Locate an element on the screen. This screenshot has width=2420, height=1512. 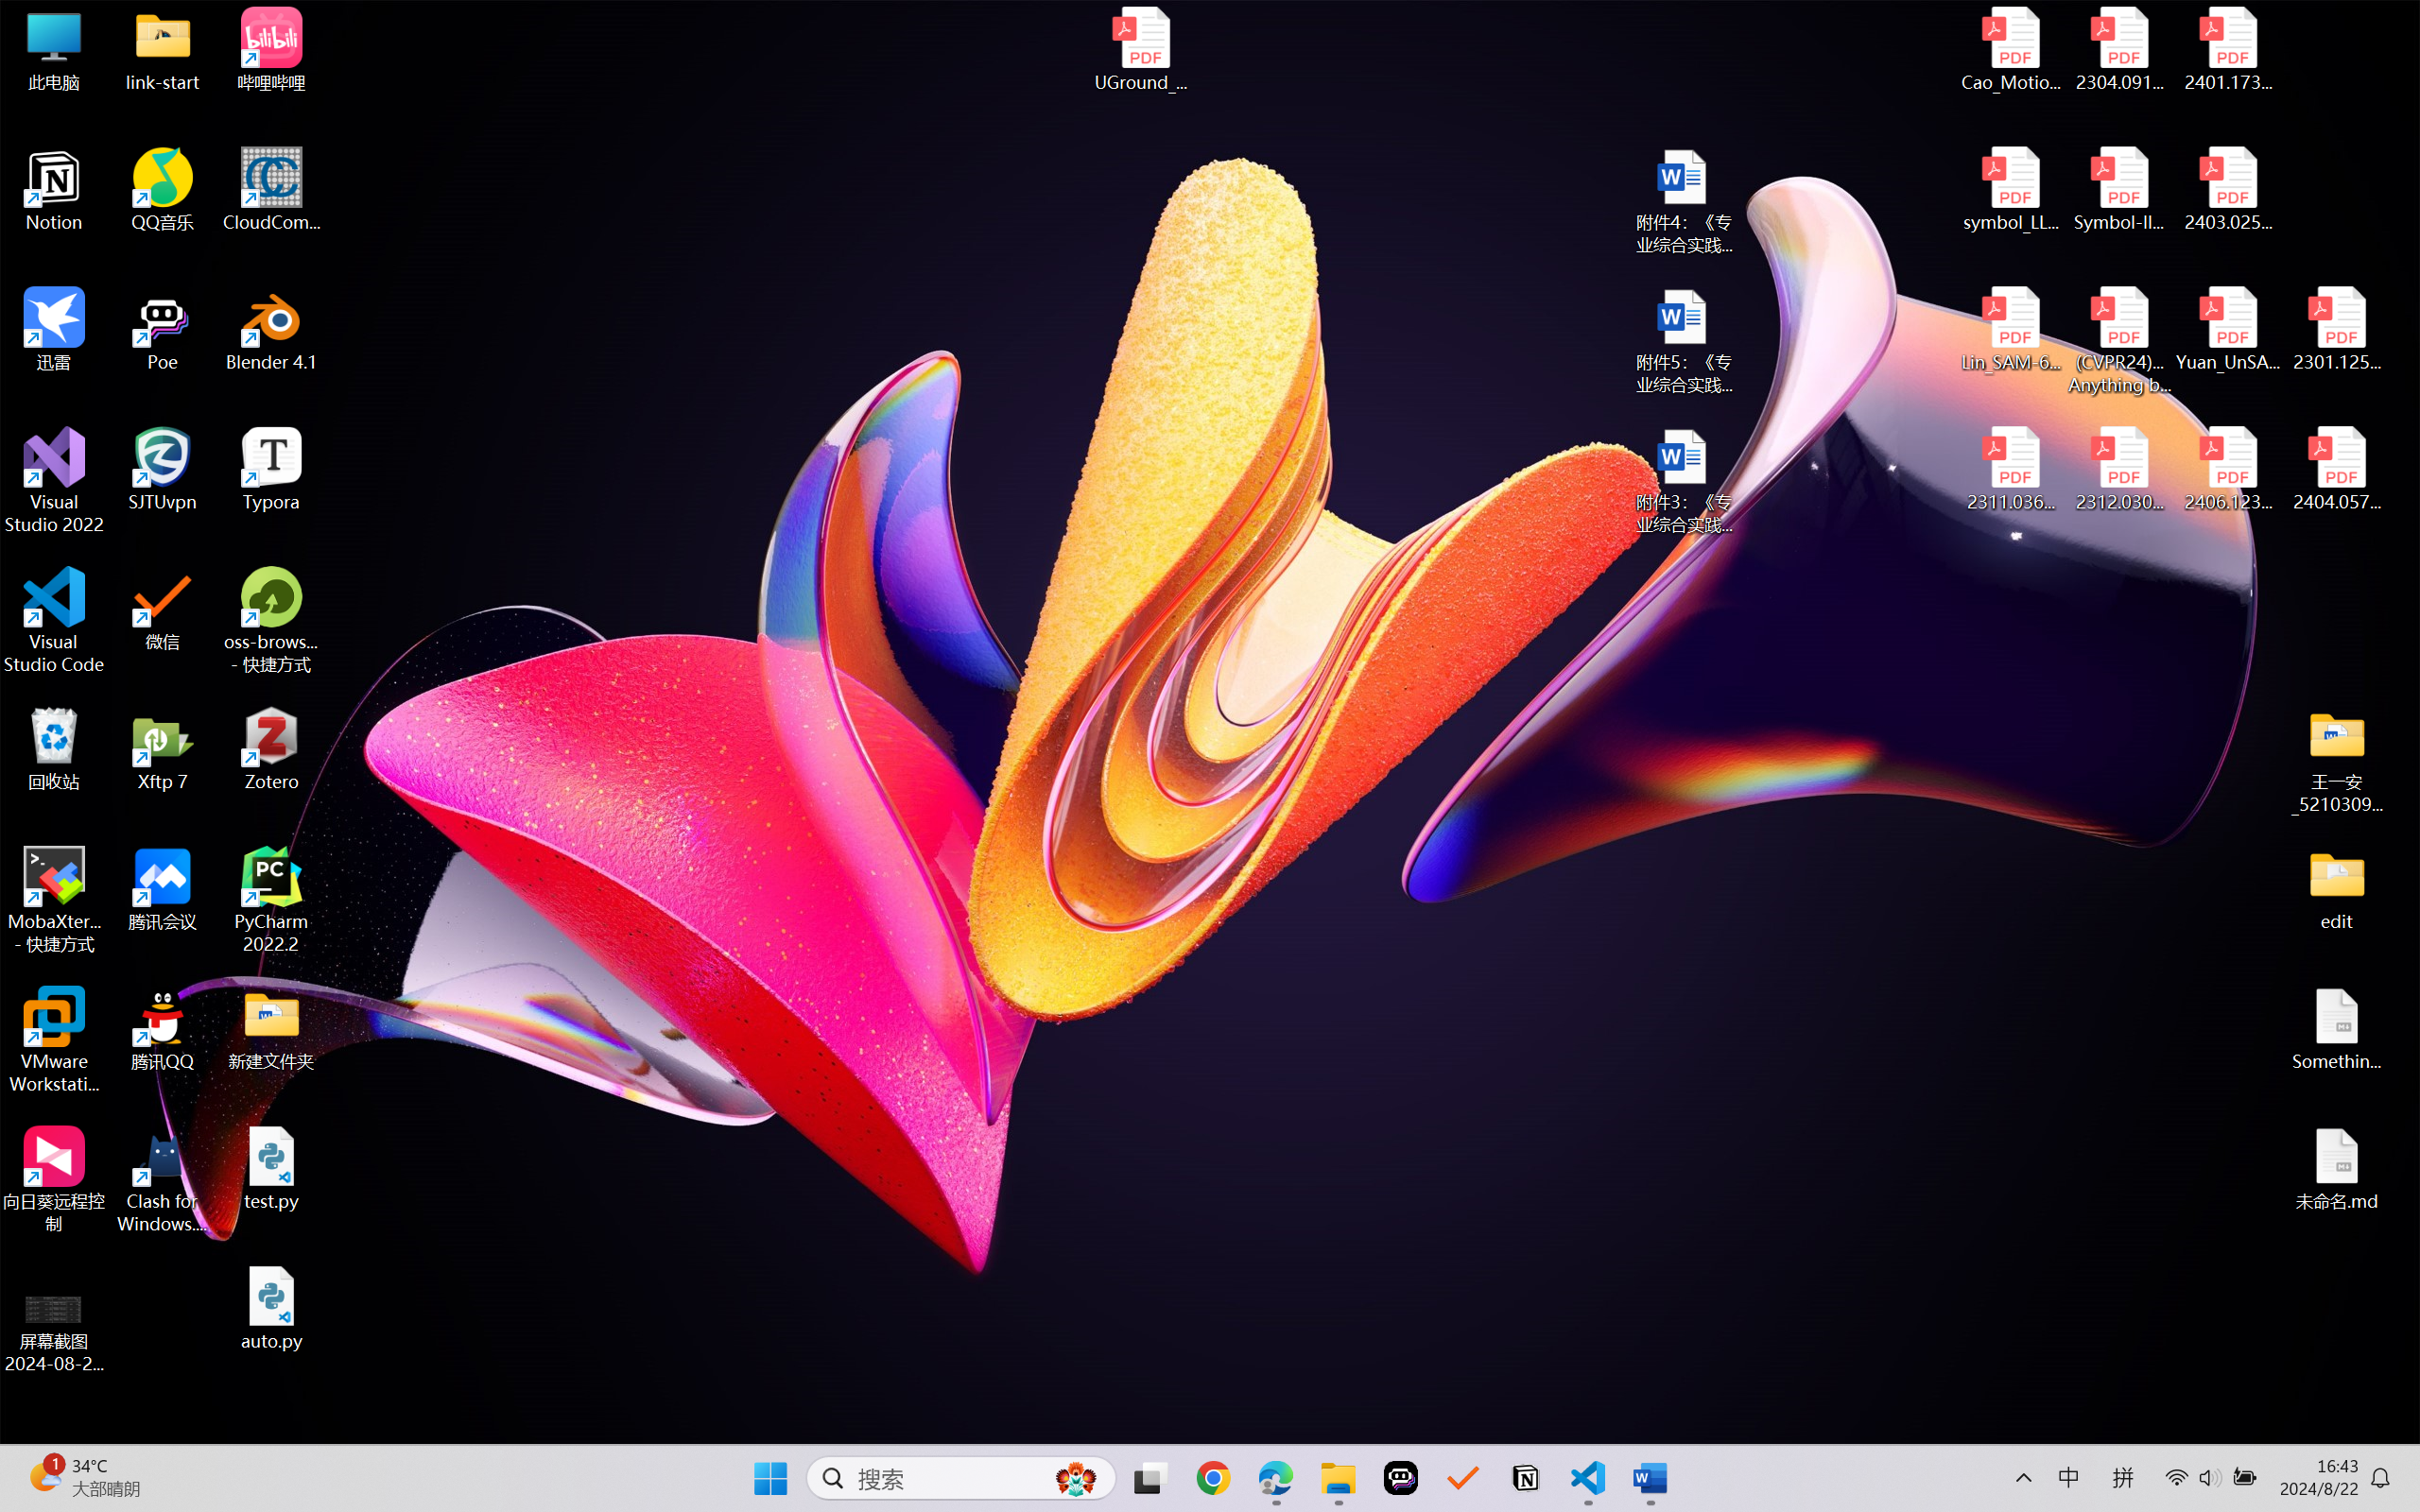
'(CVPR24)Matching Anything by Segmenting Anything.pdf' is located at coordinates (2118, 340).